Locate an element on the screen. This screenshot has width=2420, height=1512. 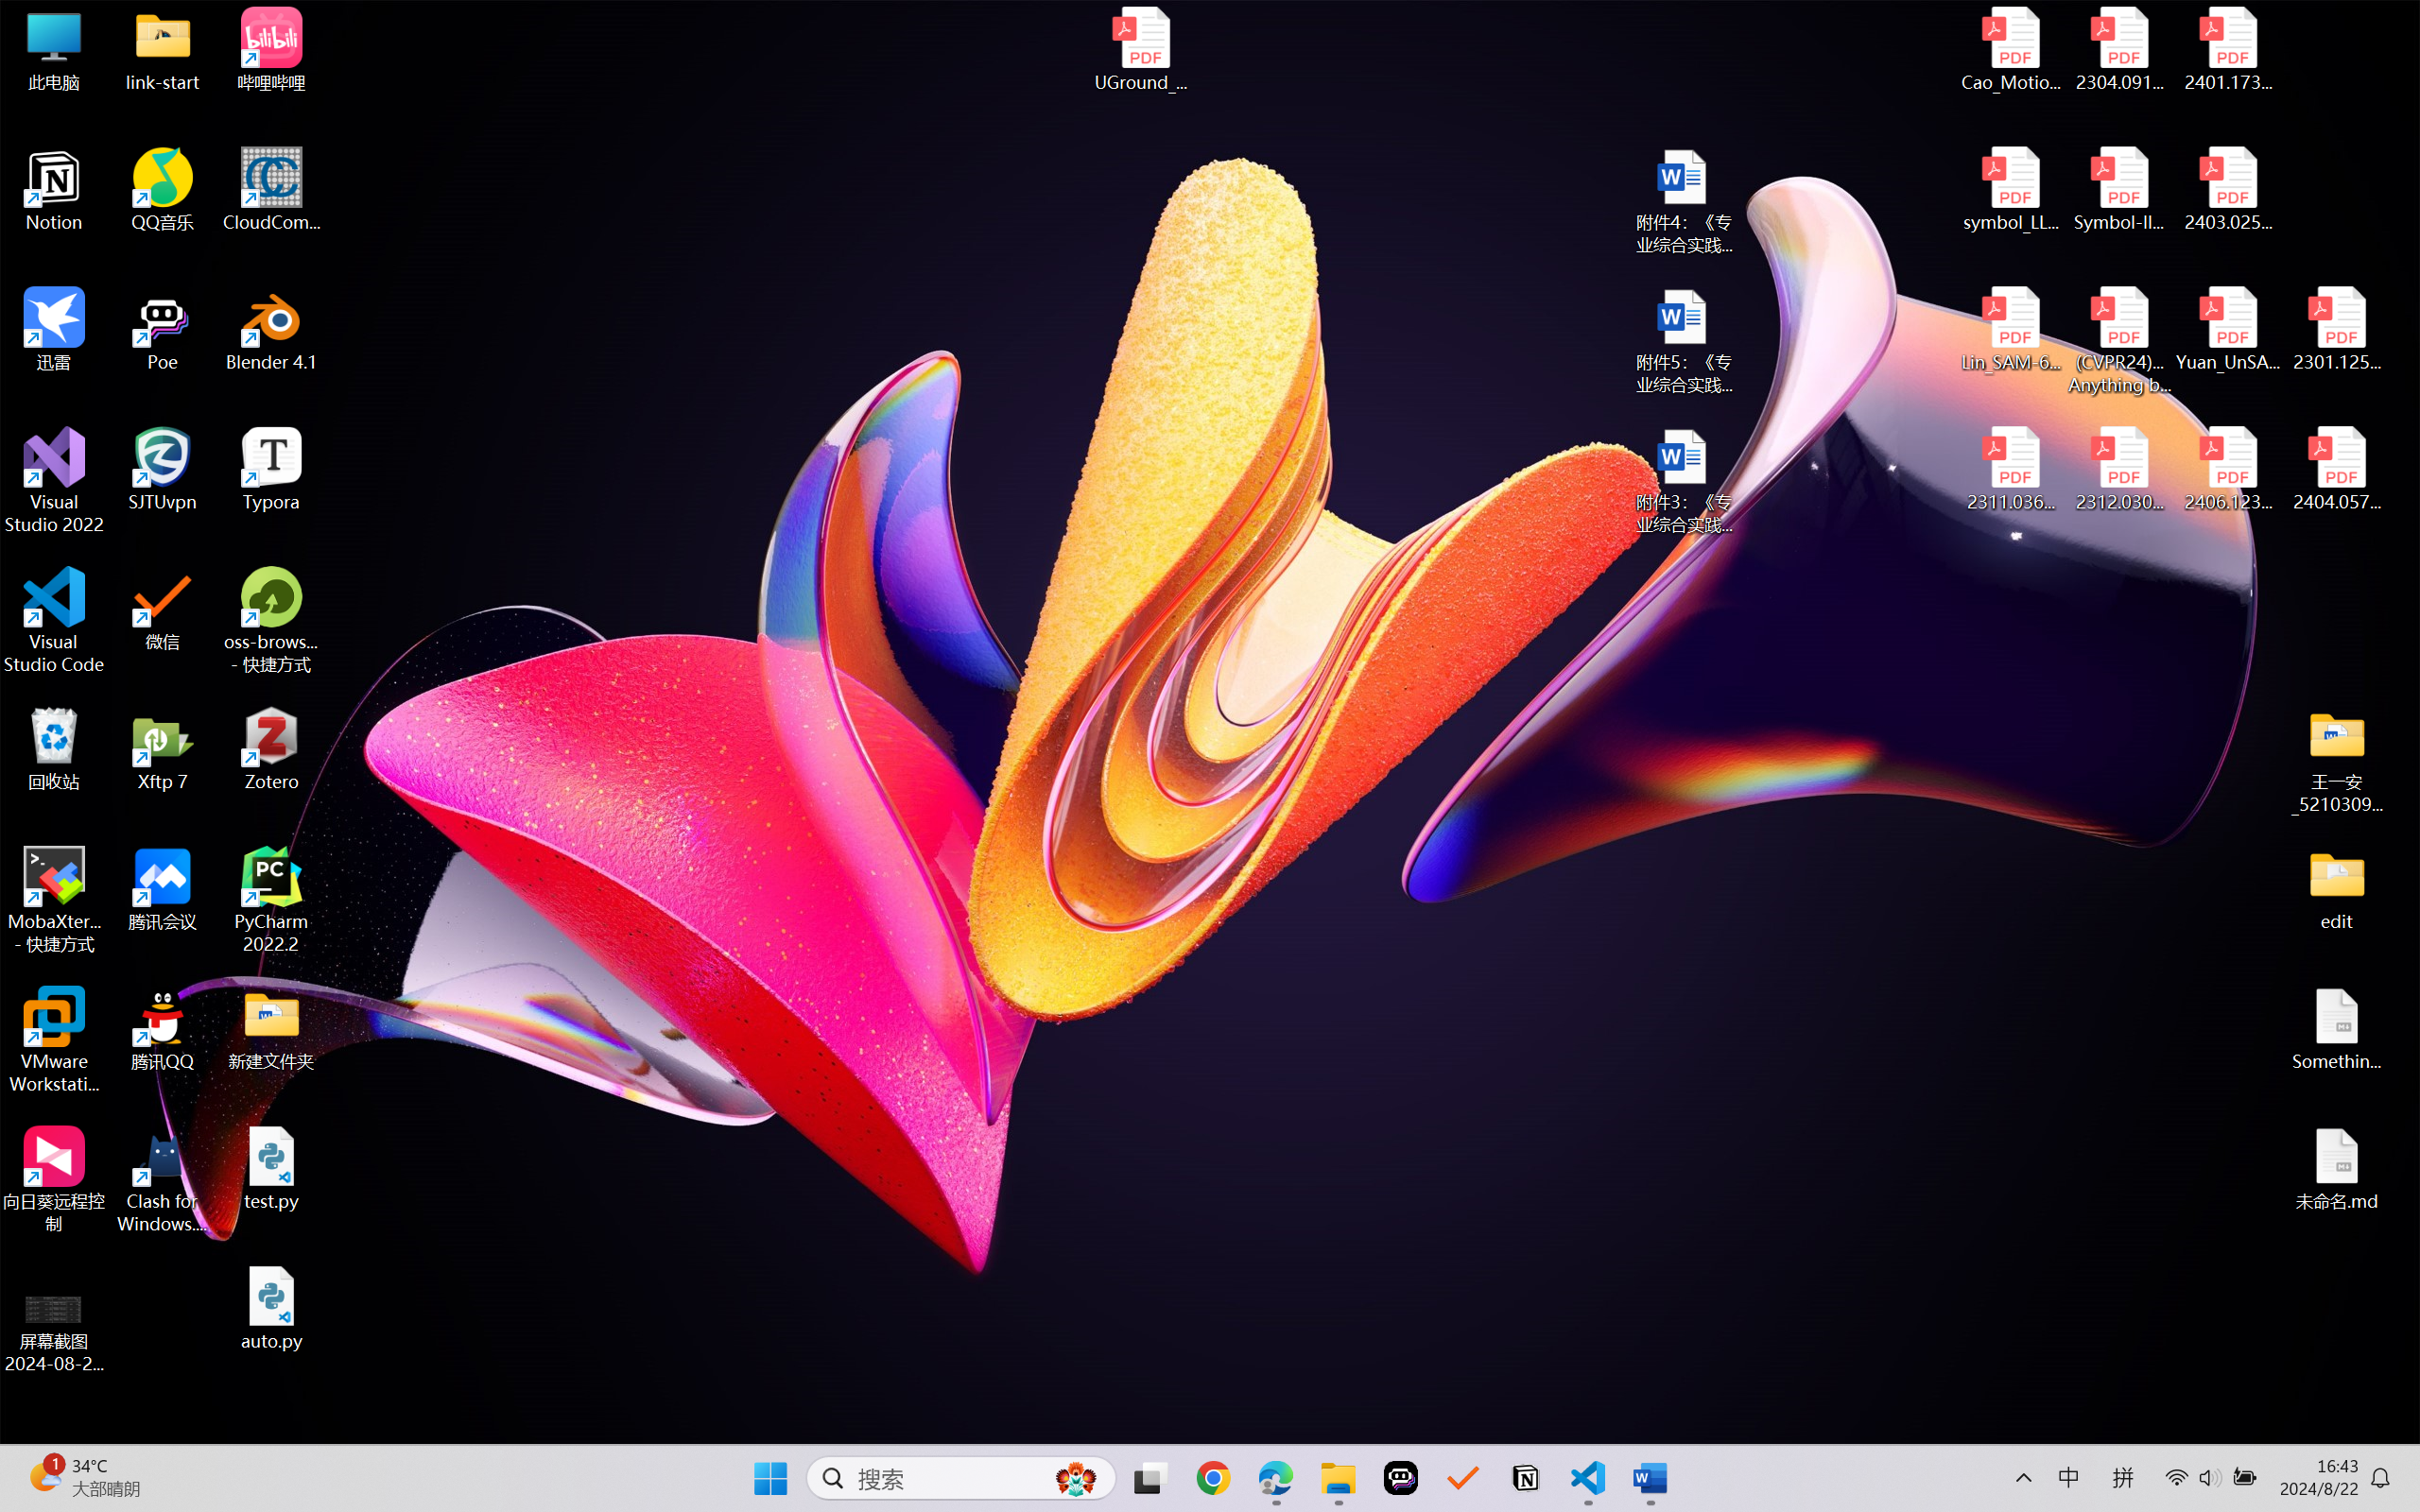
'(CVPR24)Matching Anything by Segmenting Anything.pdf' is located at coordinates (2118, 340).